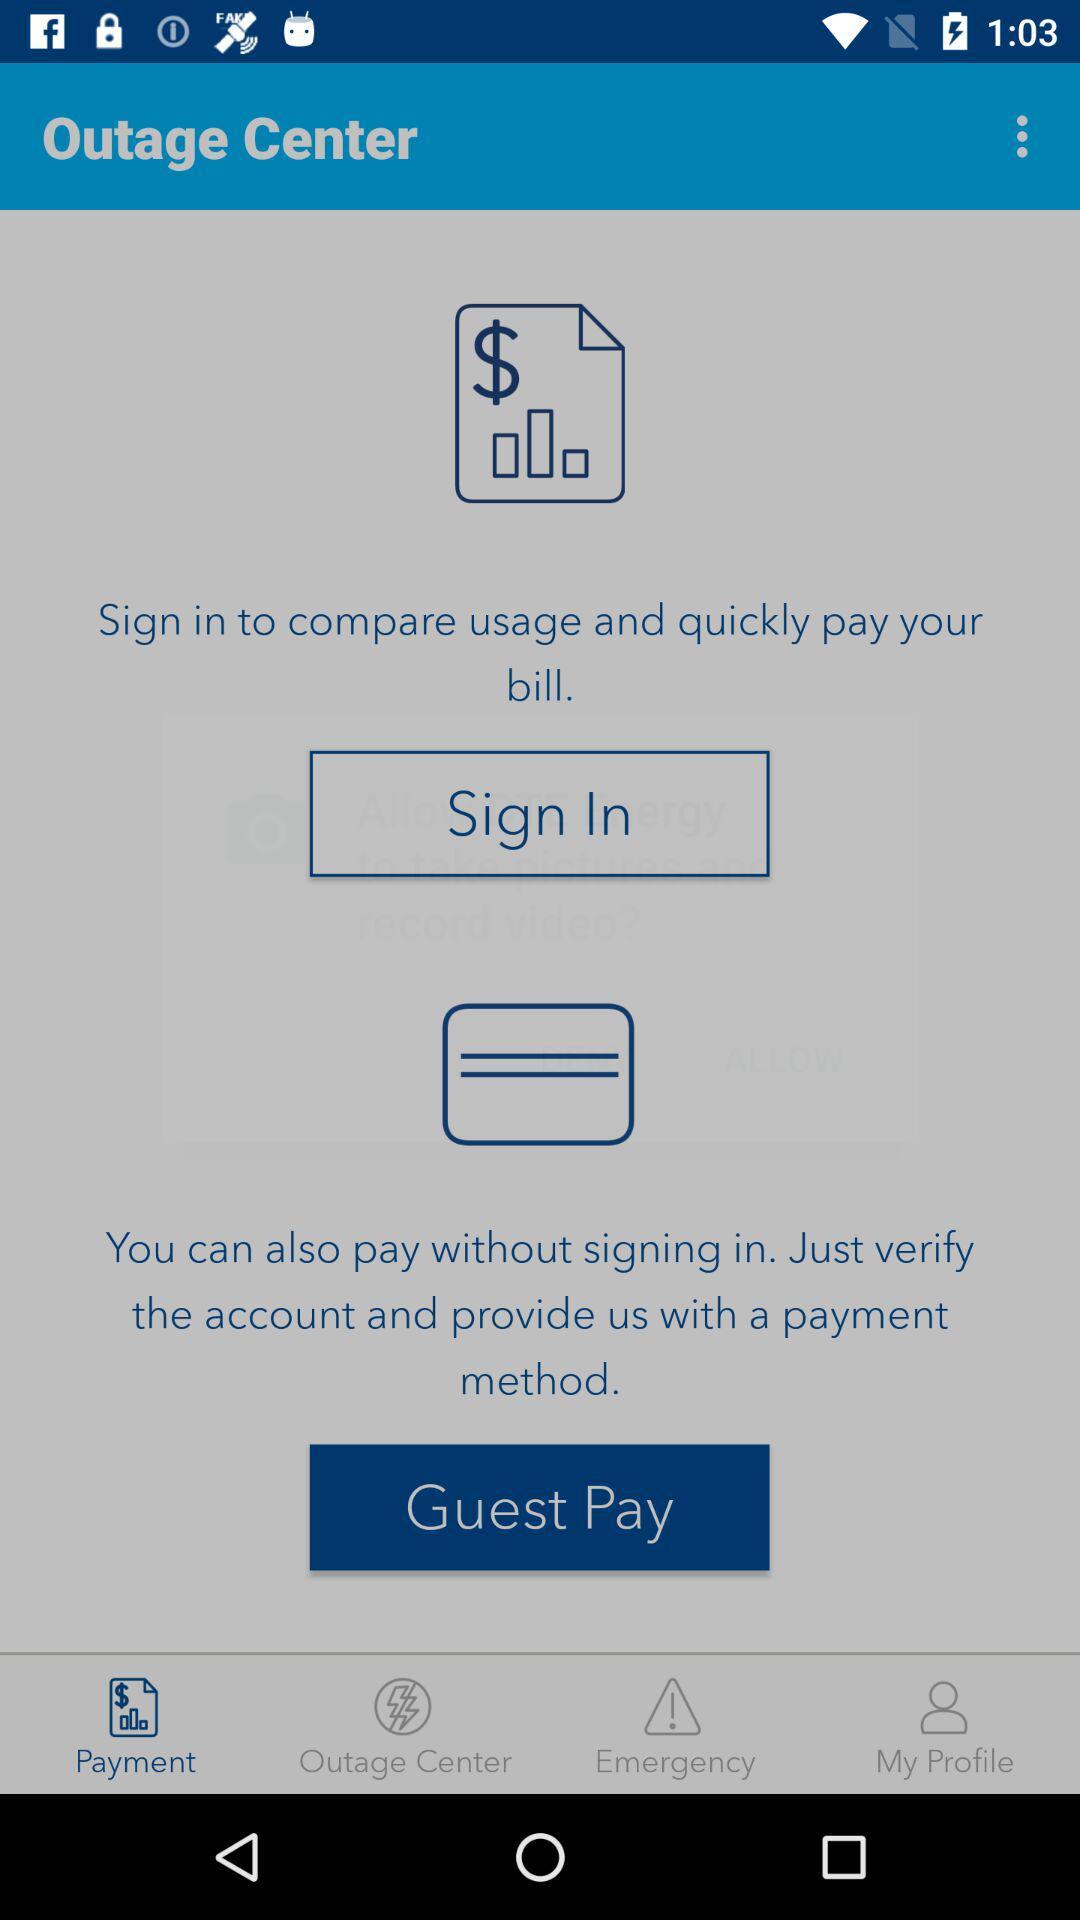  What do you see at coordinates (1027, 135) in the screenshot?
I see `item at the top right corner` at bounding box center [1027, 135].